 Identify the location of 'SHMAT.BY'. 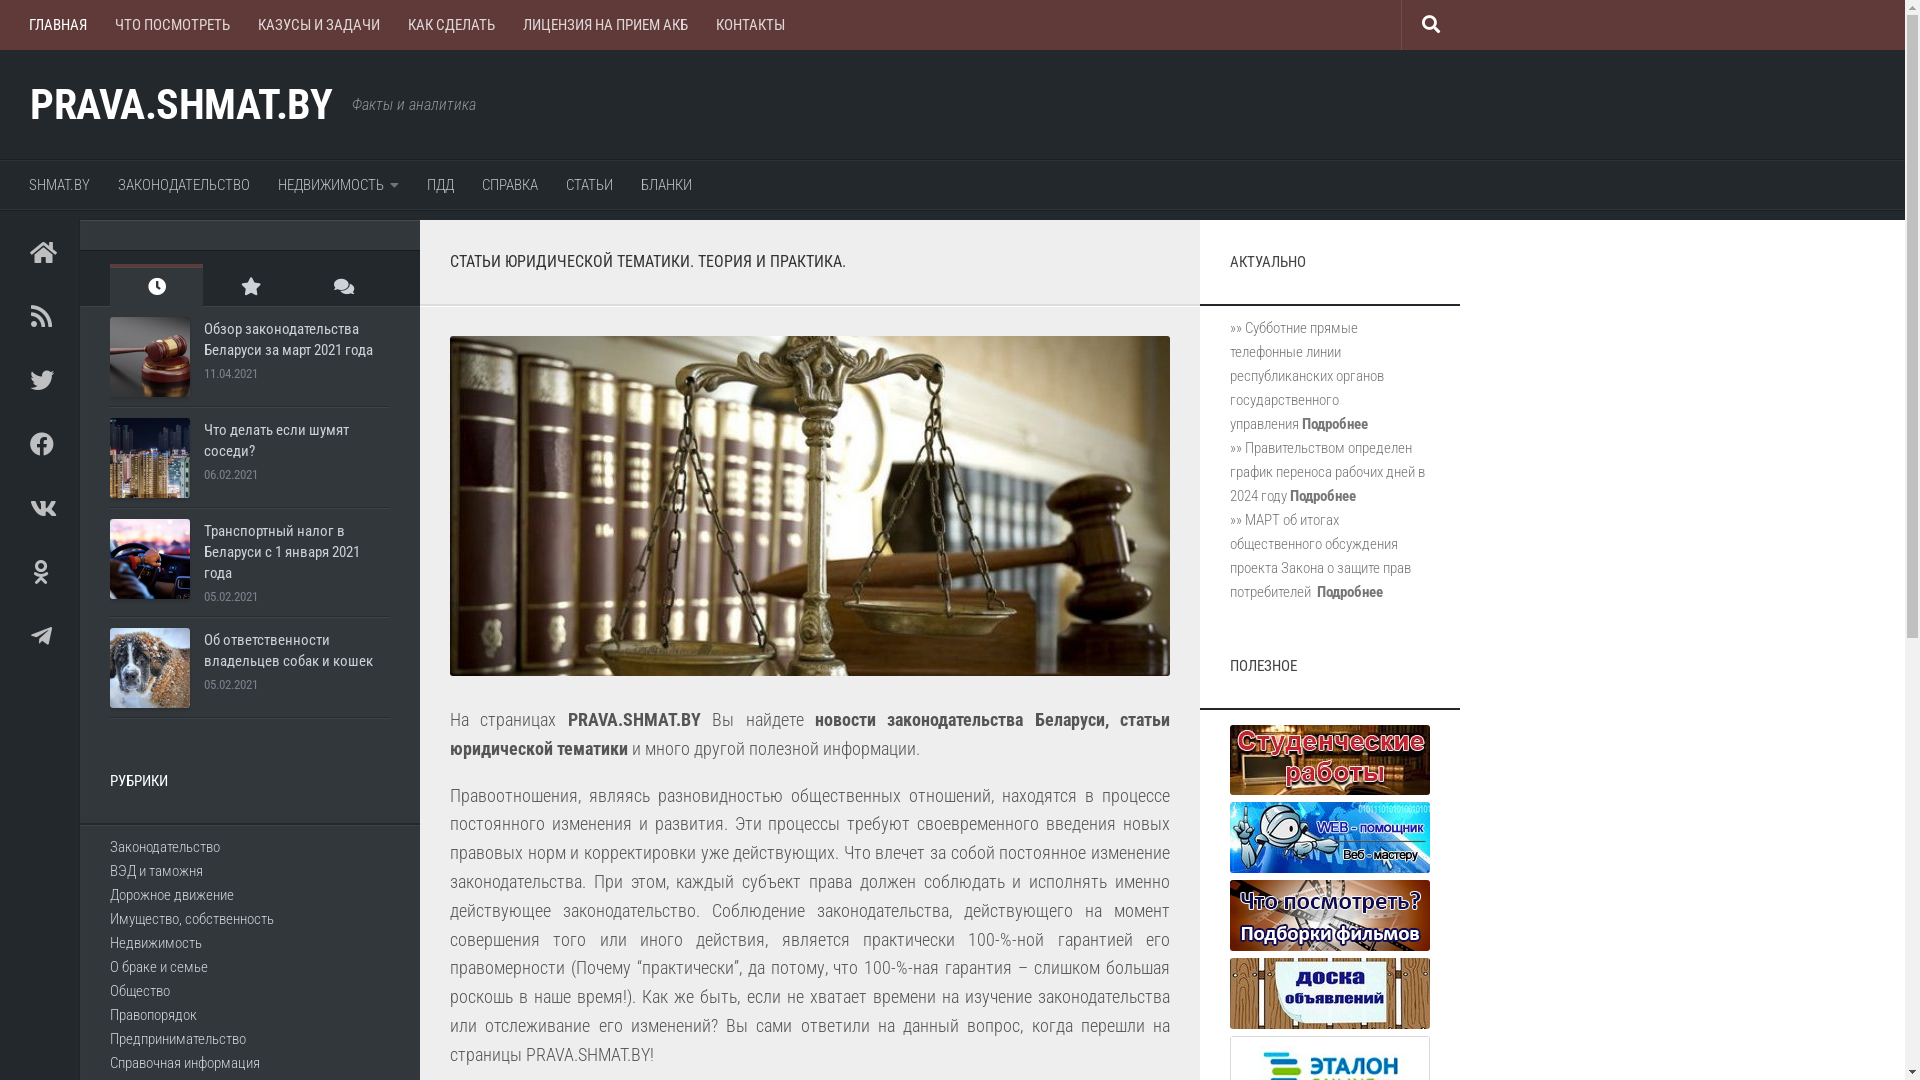
(59, 185).